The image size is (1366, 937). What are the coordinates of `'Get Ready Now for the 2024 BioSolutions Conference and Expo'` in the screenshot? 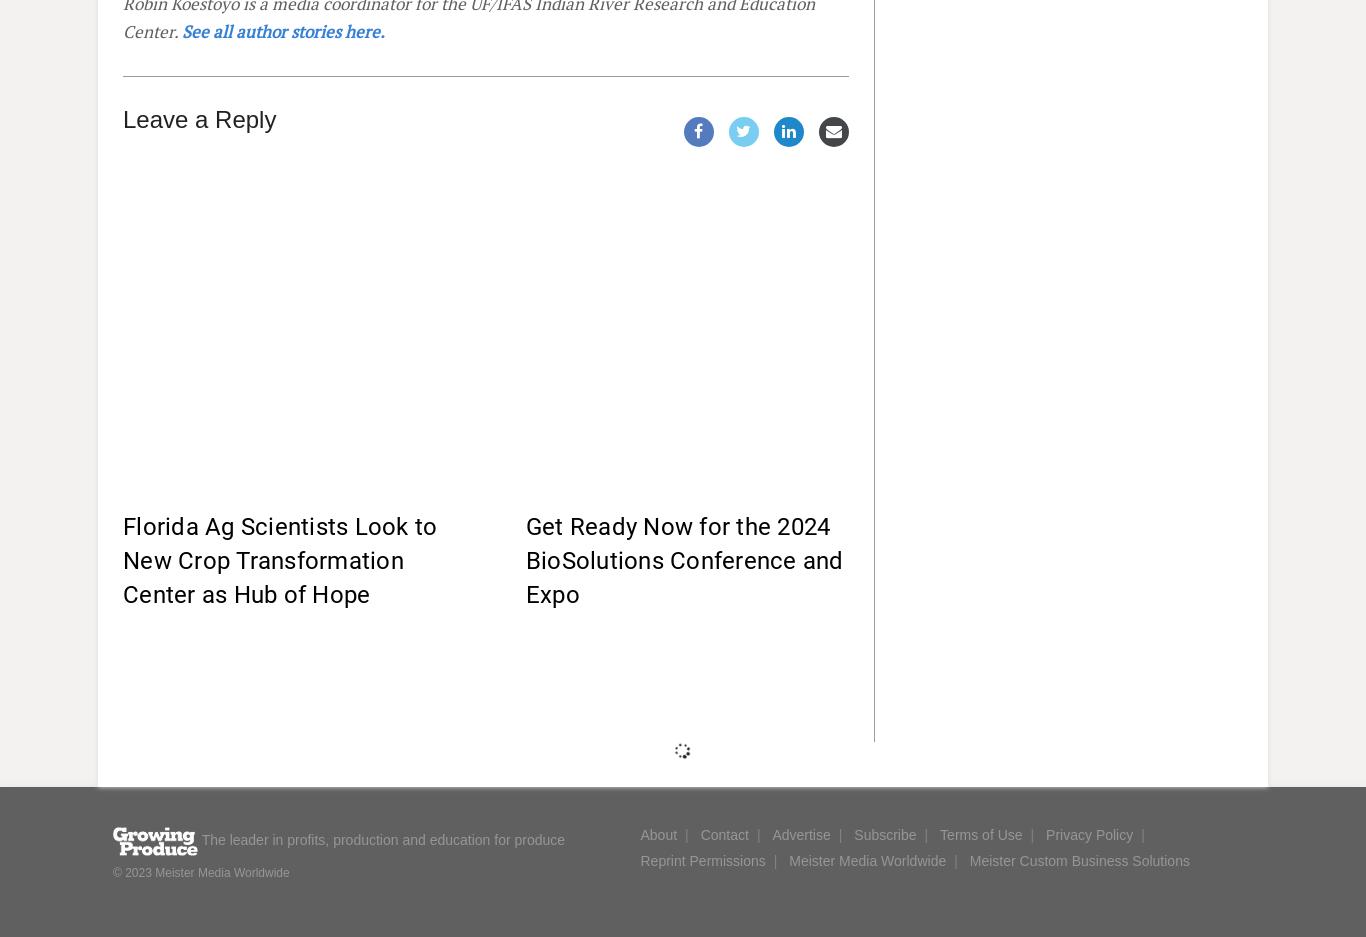 It's located at (683, 560).